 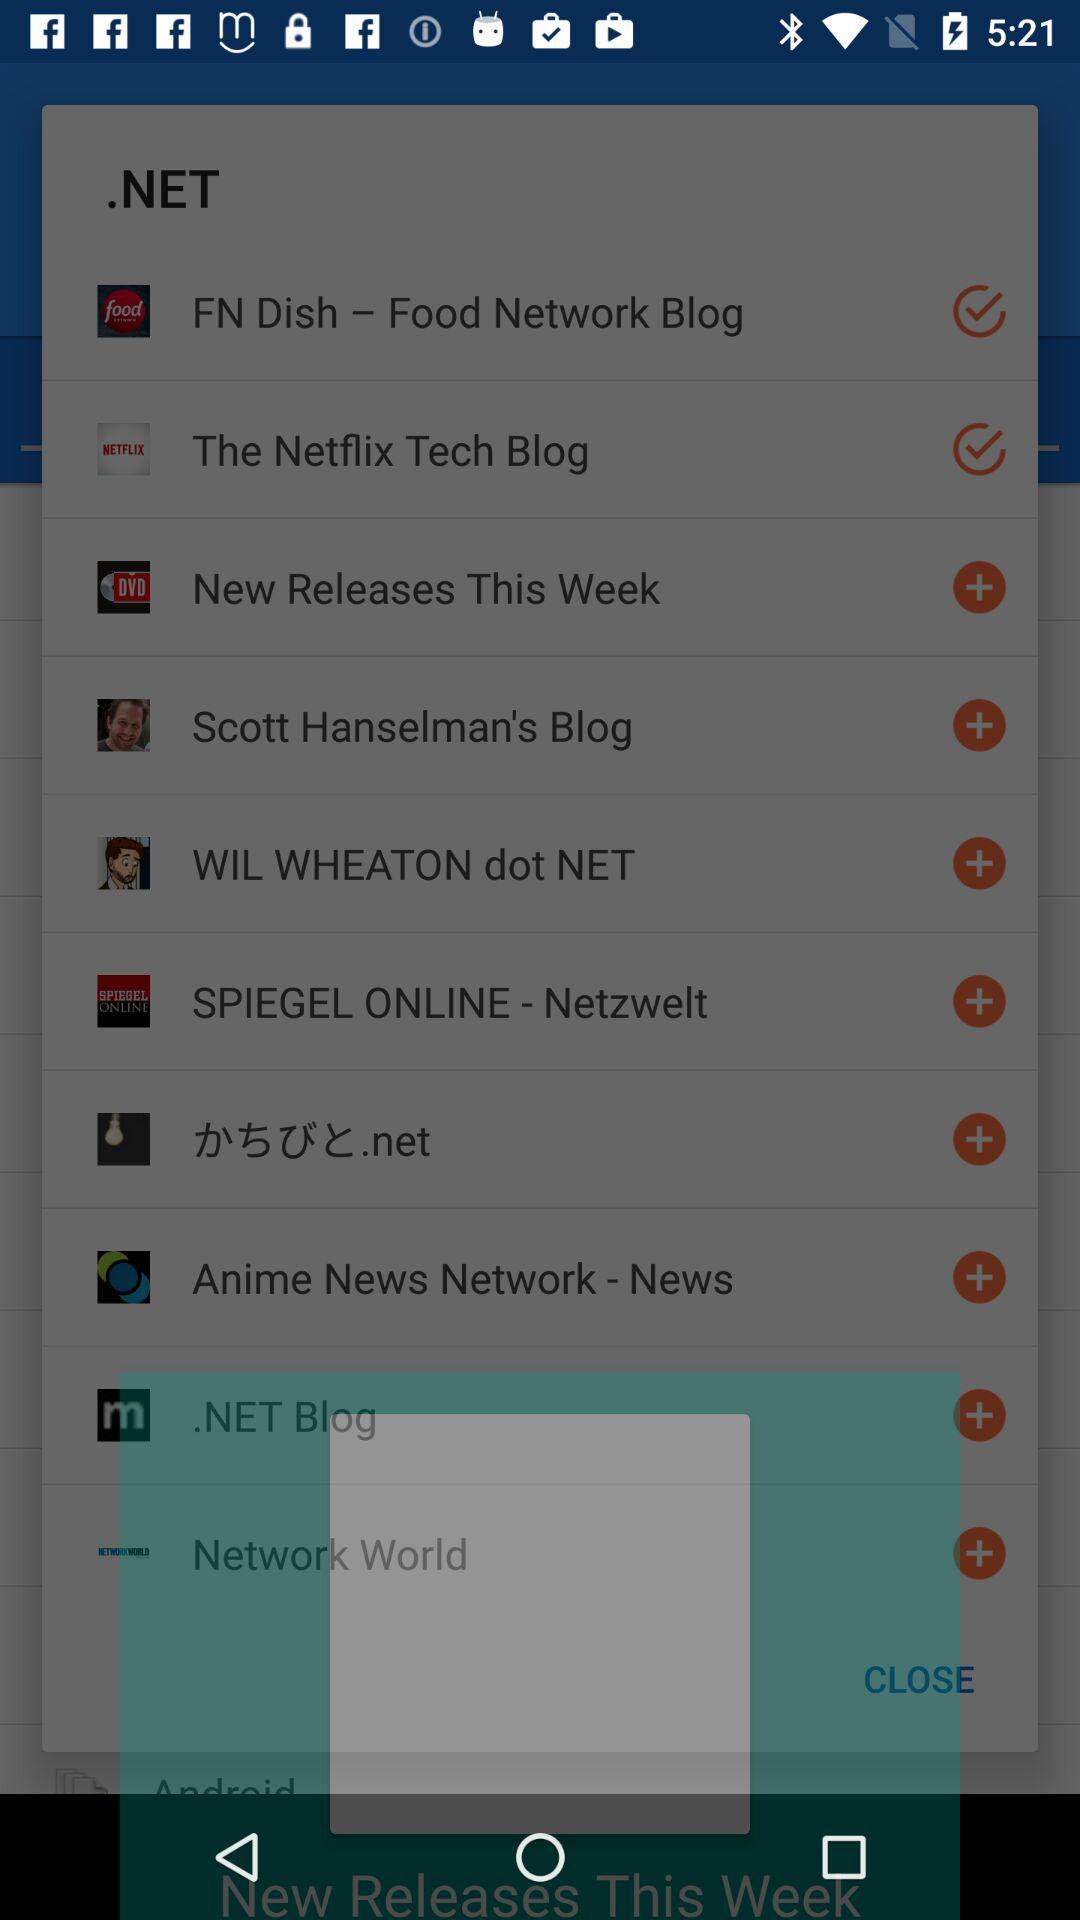 I want to click on to the existing list, so click(x=978, y=1139).